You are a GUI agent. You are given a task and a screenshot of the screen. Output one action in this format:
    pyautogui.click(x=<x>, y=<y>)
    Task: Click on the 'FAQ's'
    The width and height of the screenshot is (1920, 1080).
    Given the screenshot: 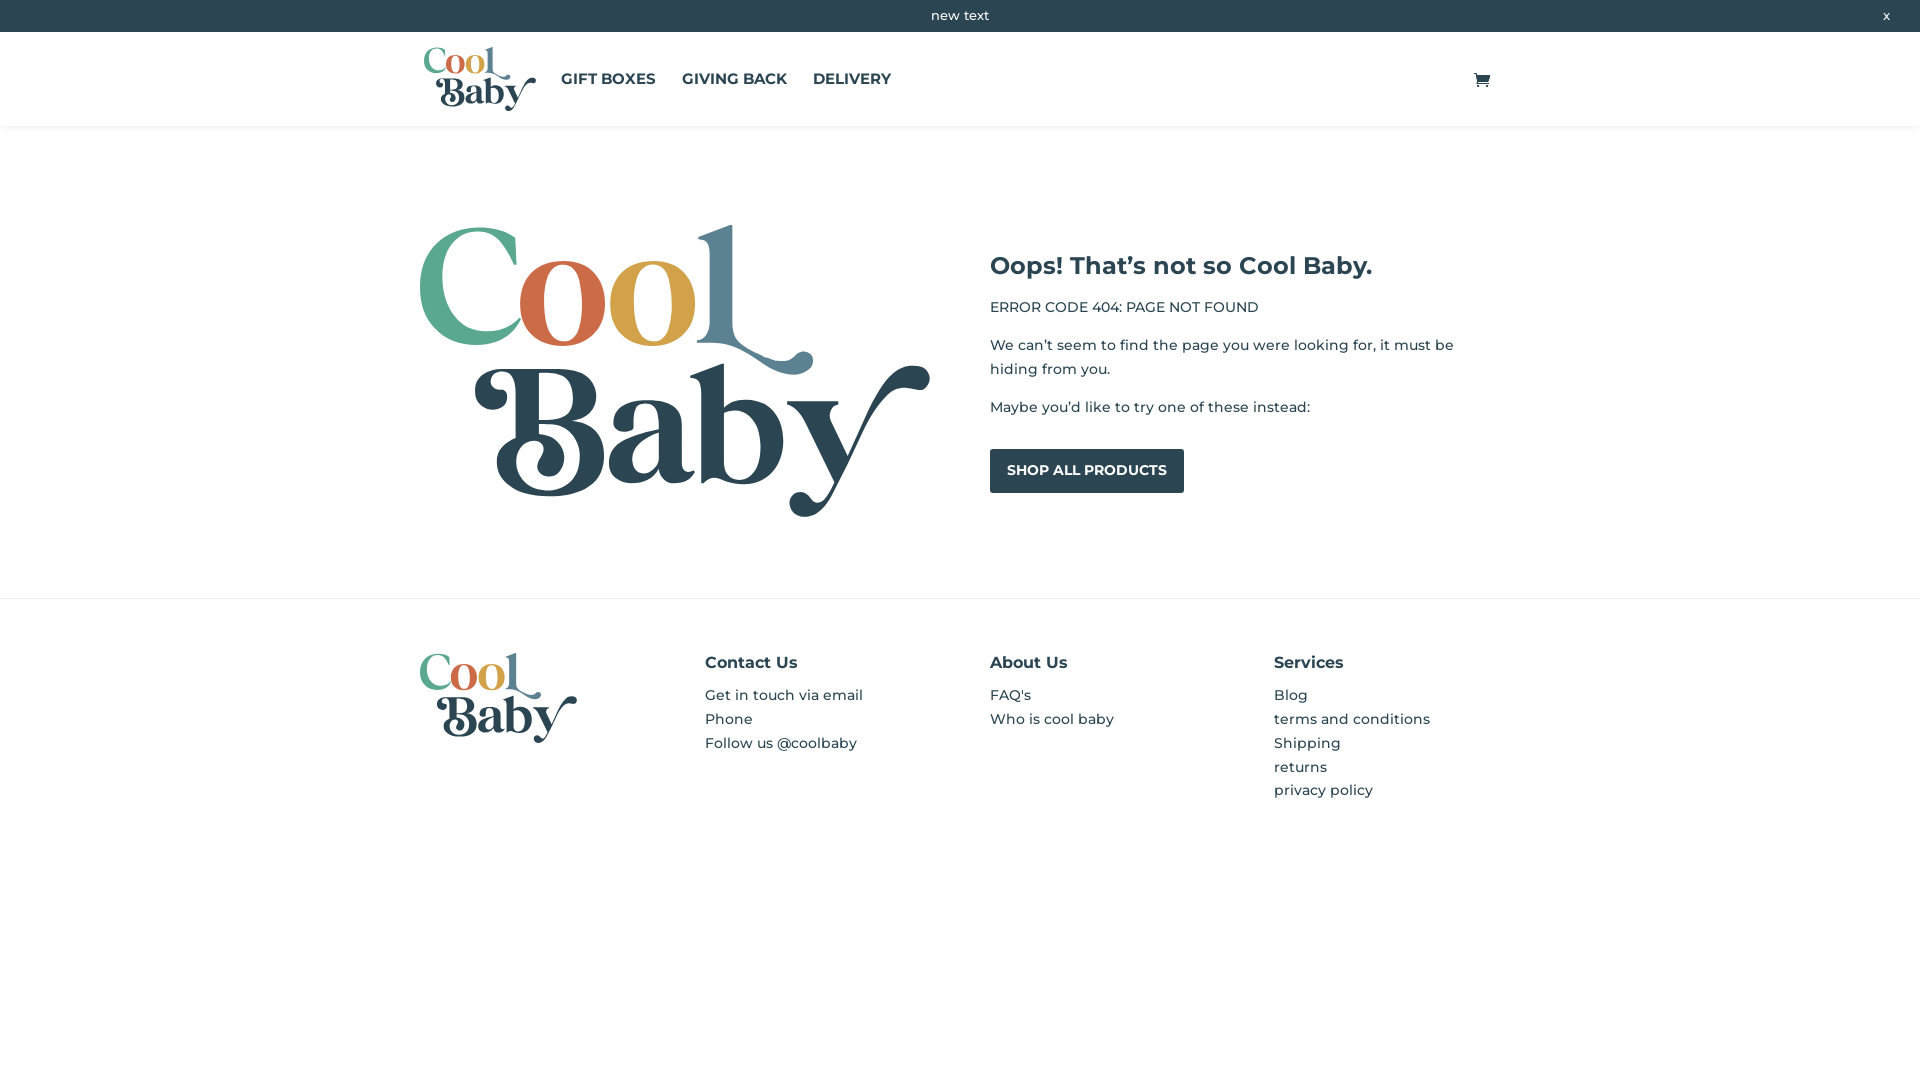 What is the action you would take?
    pyautogui.click(x=1010, y=693)
    